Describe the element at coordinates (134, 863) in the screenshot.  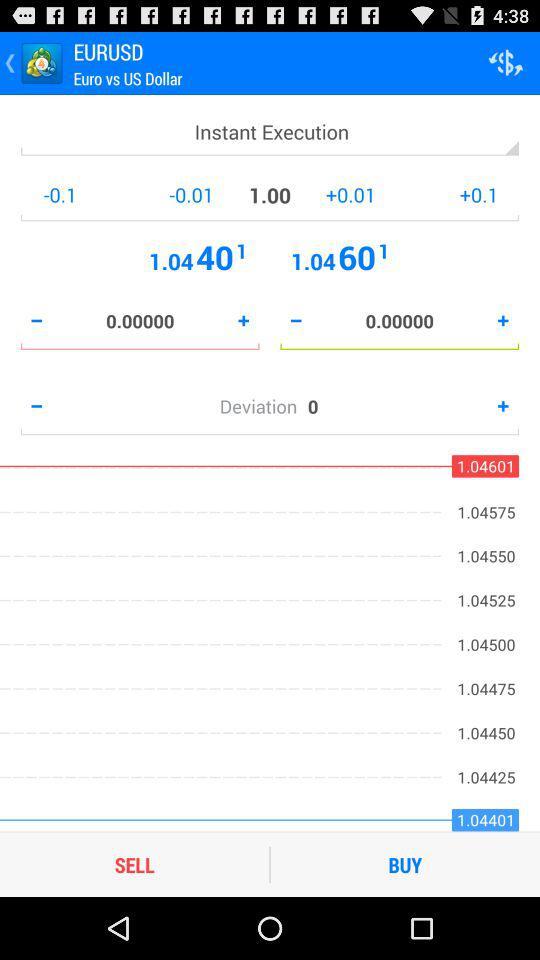
I see `sell at the bottom left corner` at that location.